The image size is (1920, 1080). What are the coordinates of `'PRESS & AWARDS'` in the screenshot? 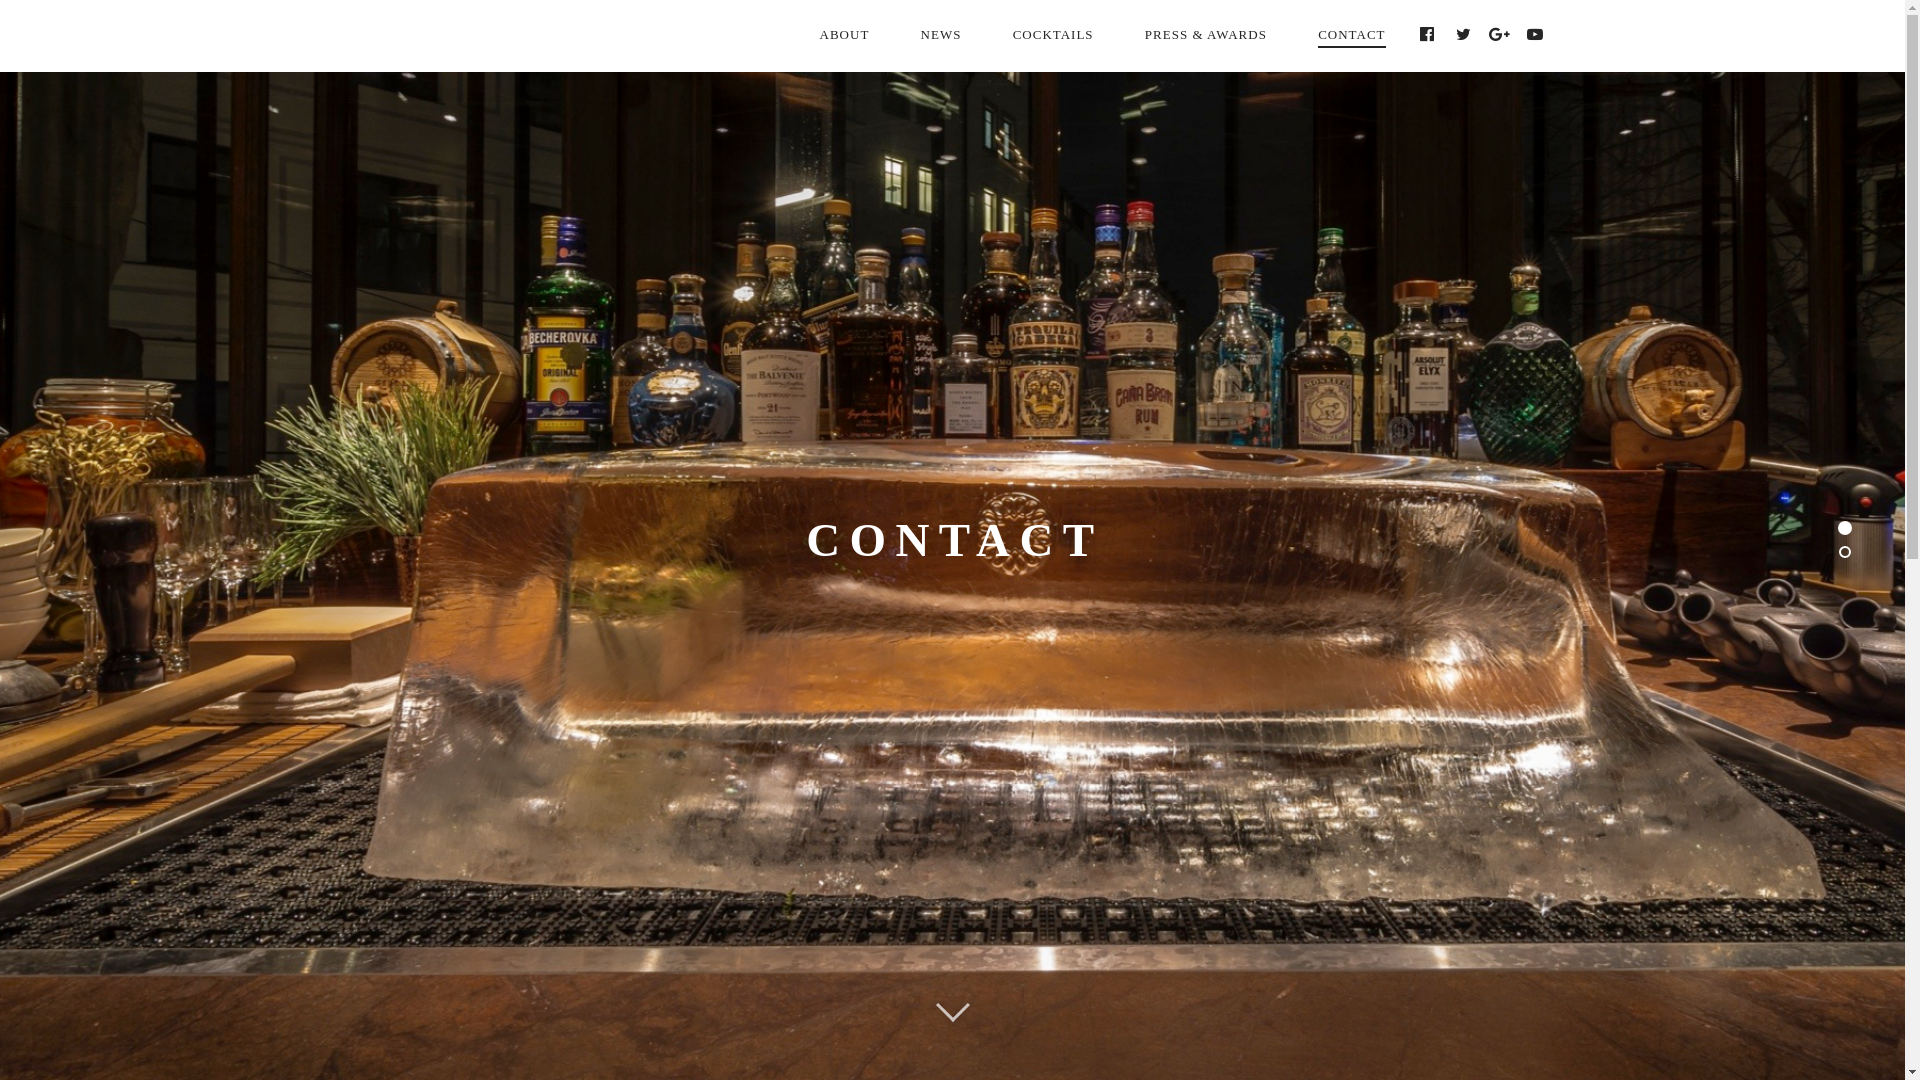 It's located at (1204, 34).